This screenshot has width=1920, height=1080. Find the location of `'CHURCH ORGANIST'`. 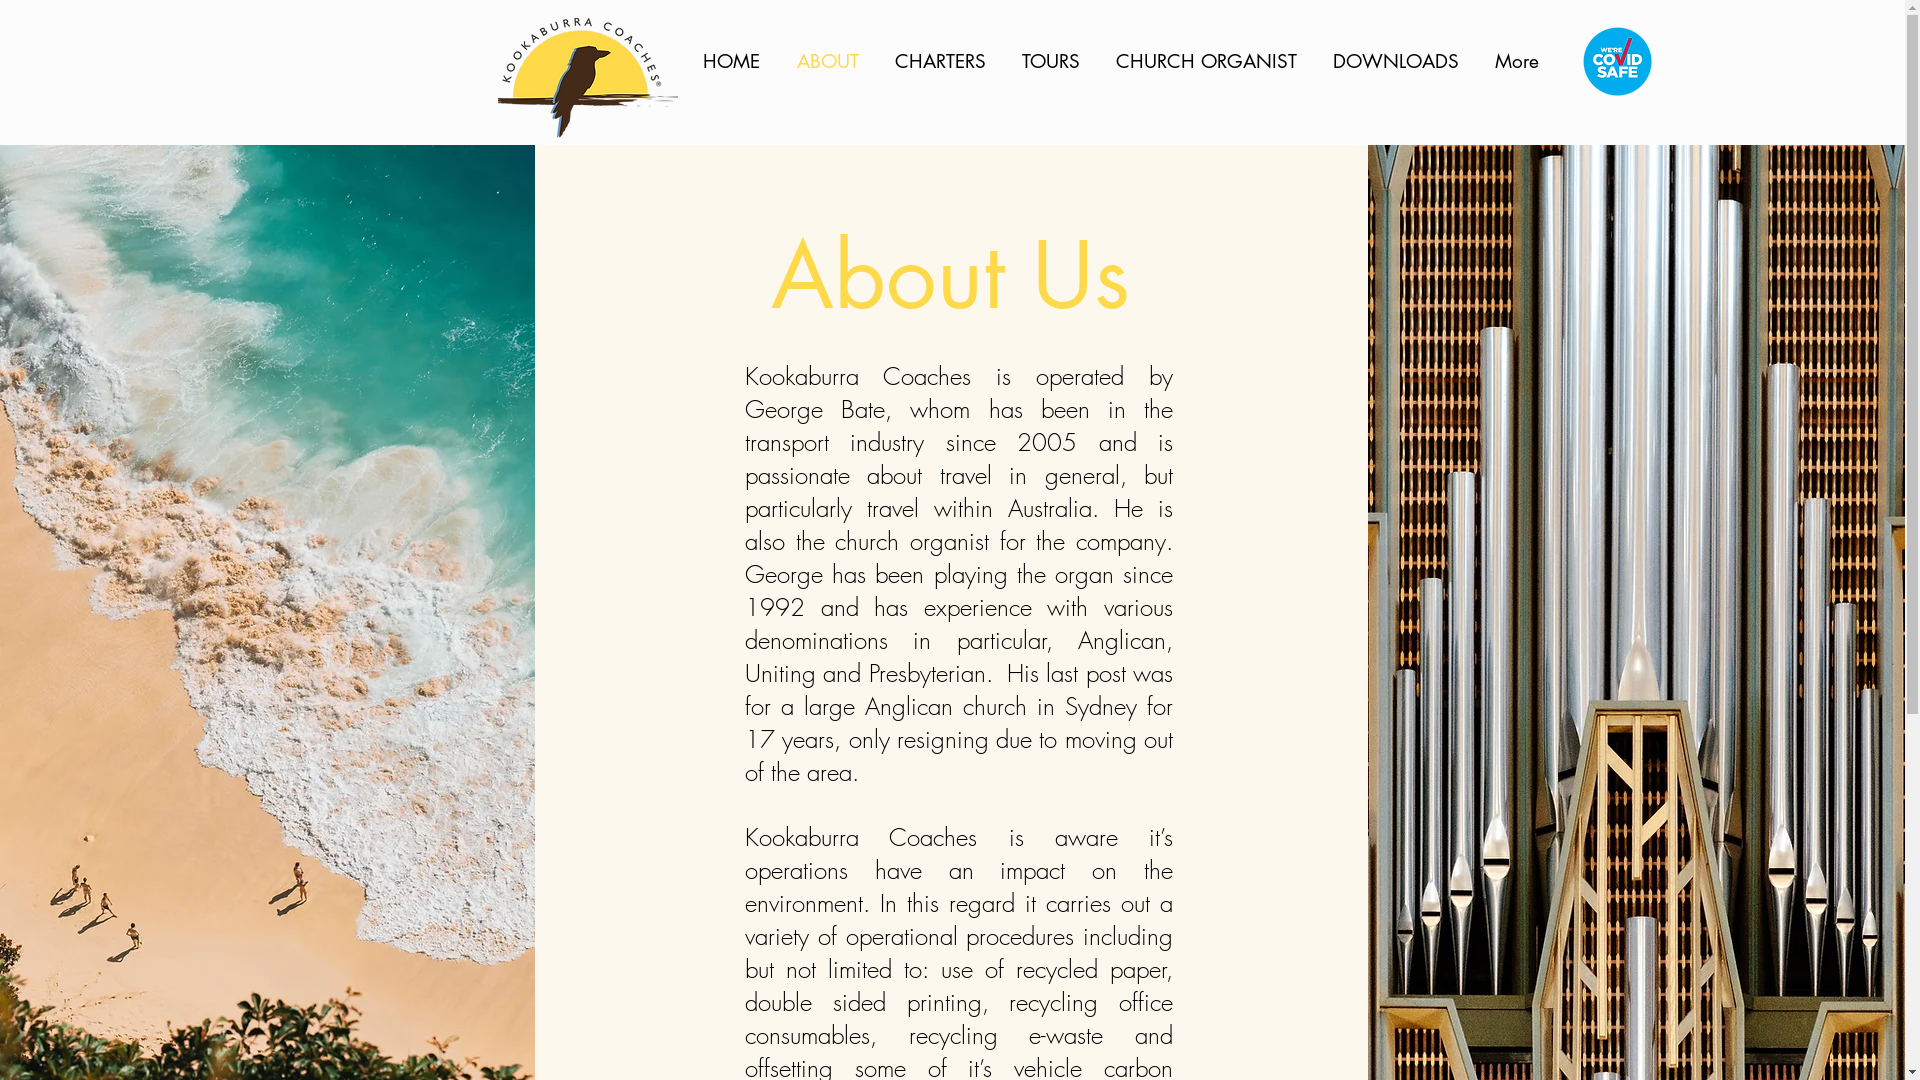

'CHURCH ORGANIST' is located at coordinates (1207, 60).